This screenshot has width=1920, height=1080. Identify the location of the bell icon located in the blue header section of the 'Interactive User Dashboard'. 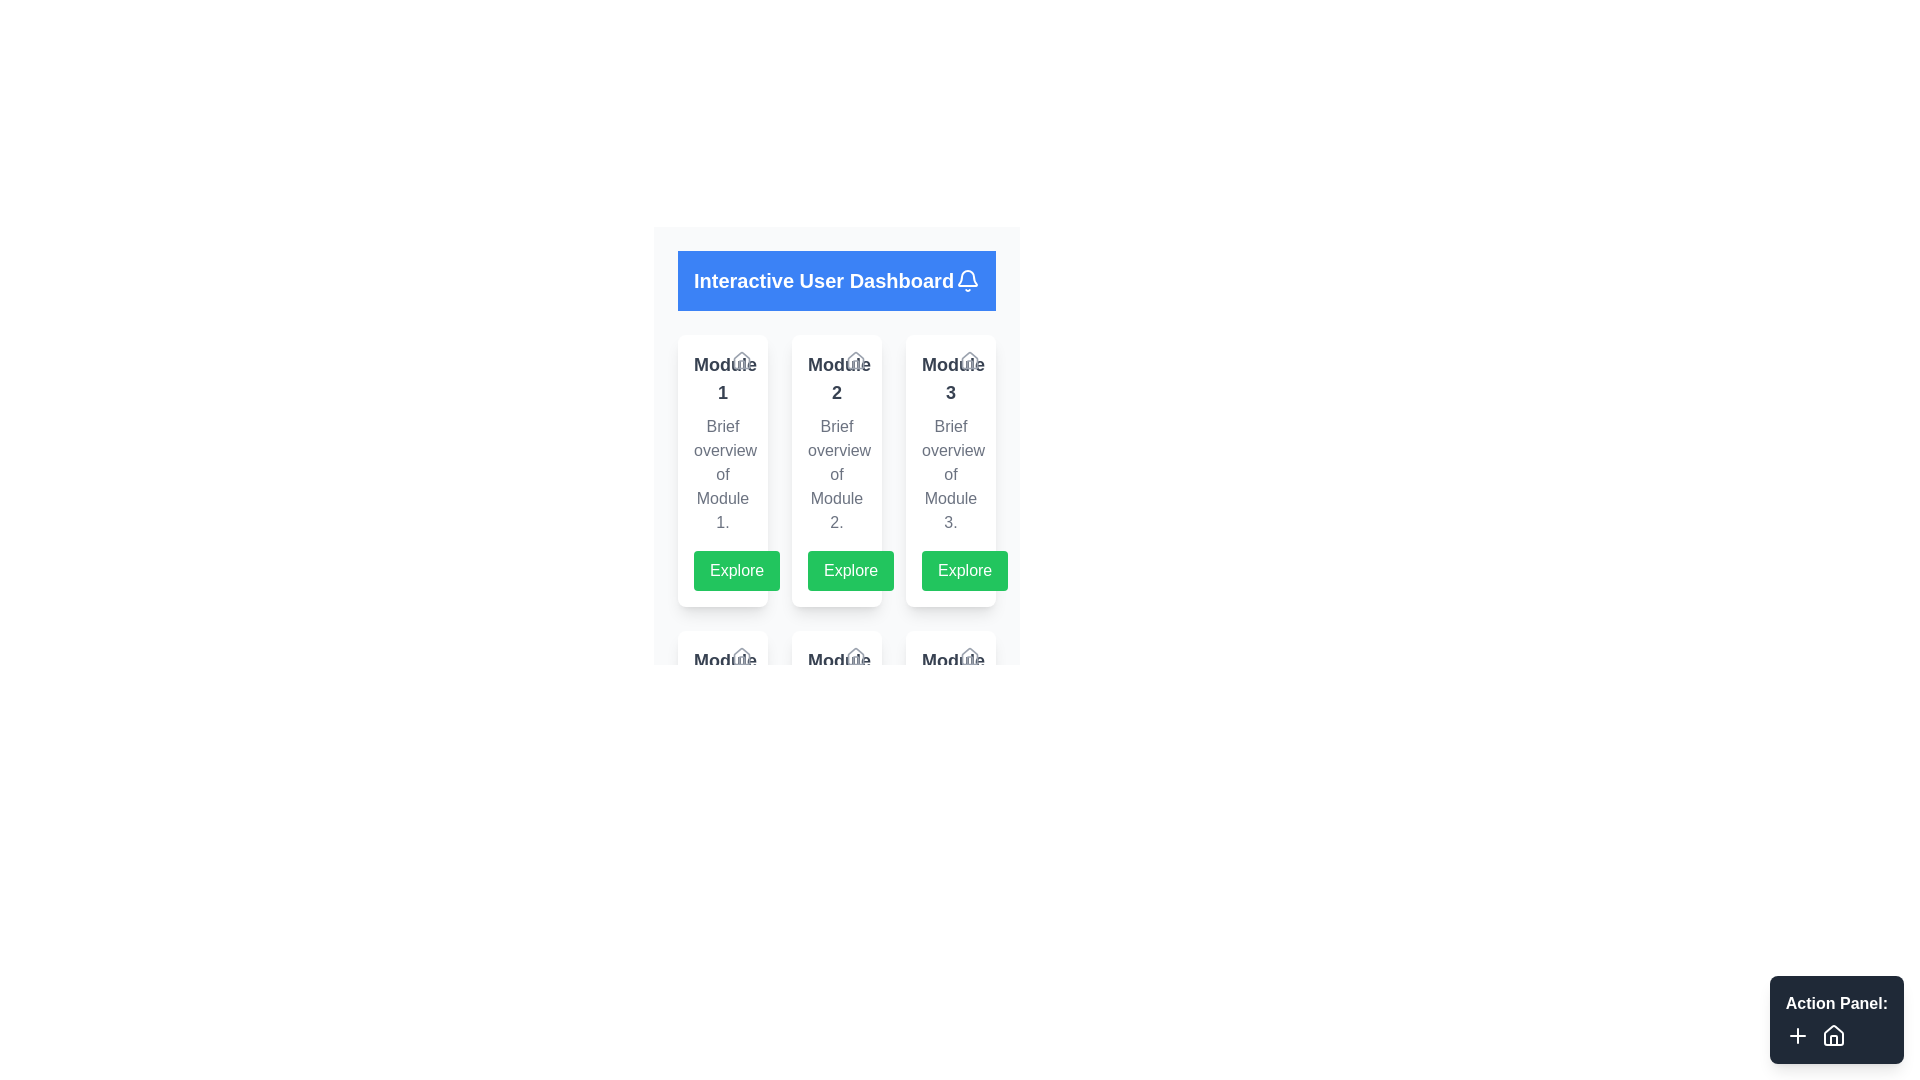
(968, 281).